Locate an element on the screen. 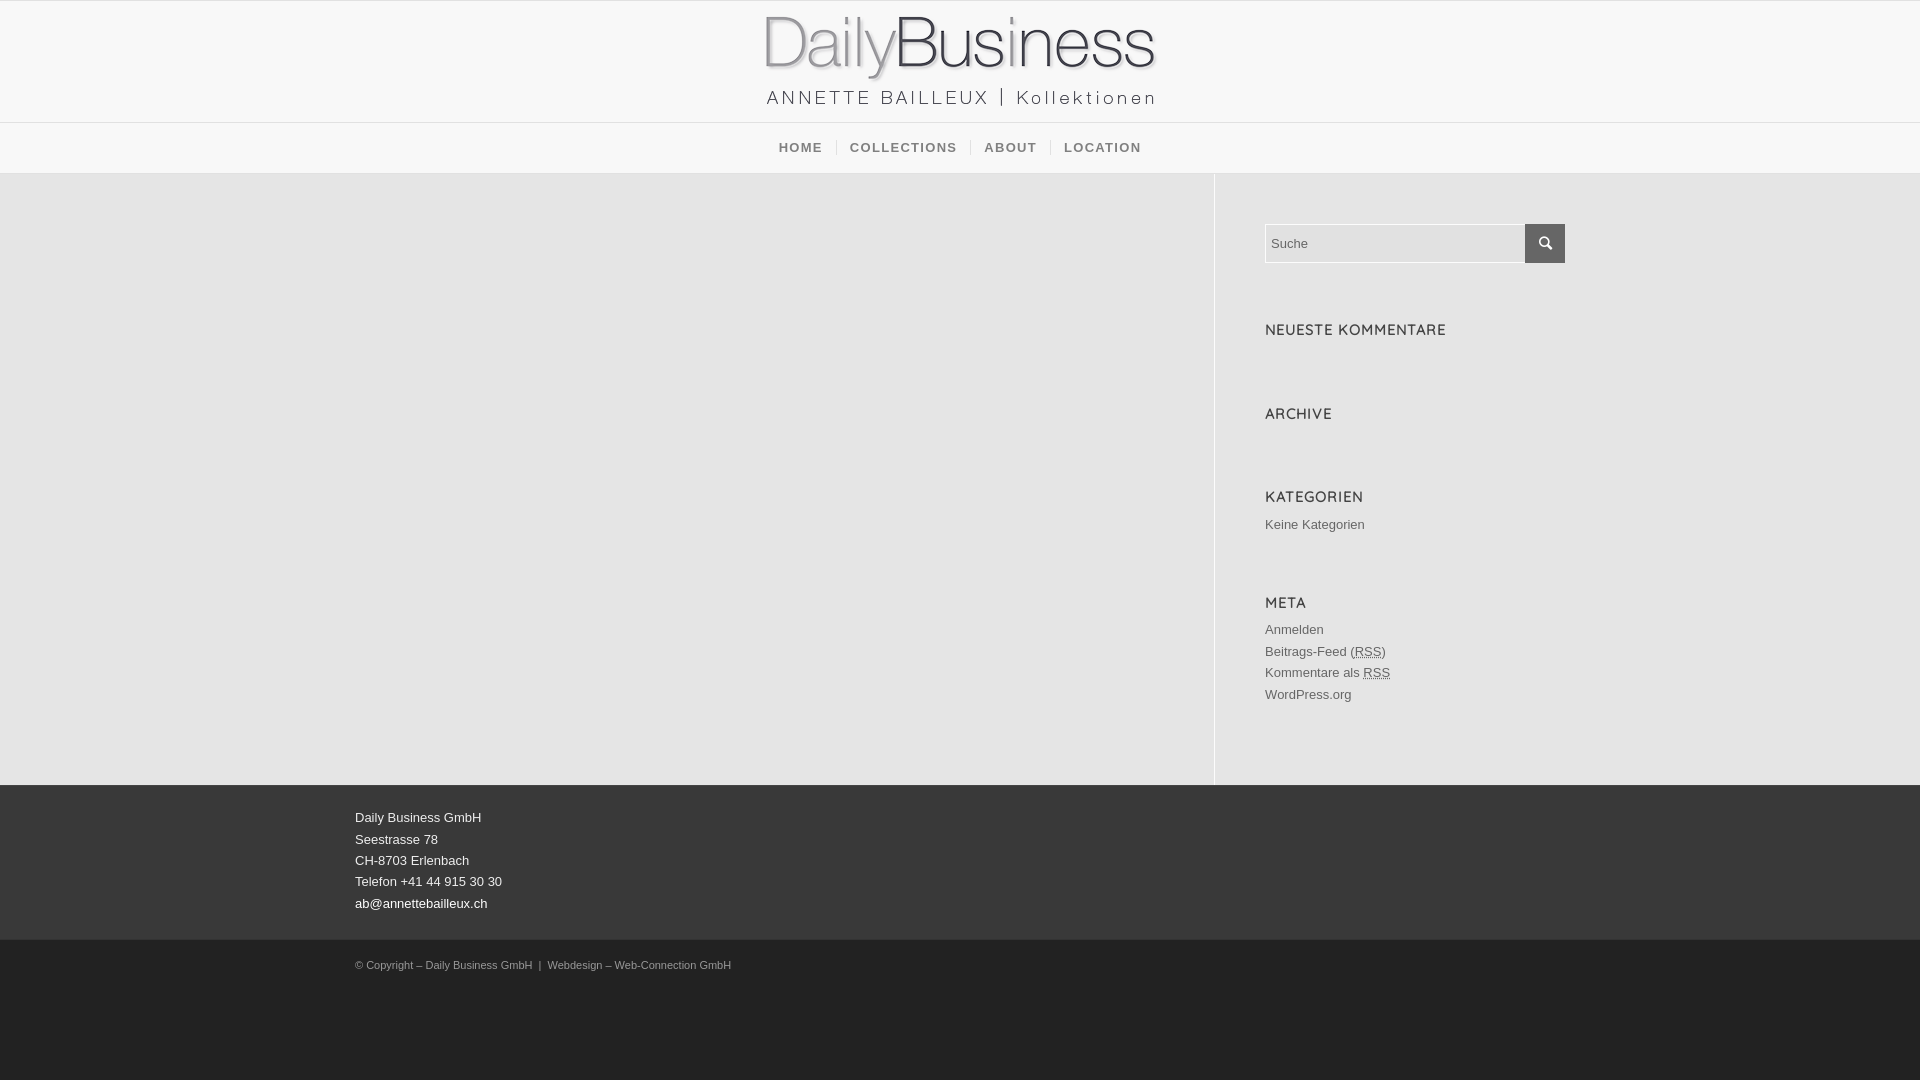 This screenshot has height=1080, width=1920. 'Anmelden' is located at coordinates (1264, 628).